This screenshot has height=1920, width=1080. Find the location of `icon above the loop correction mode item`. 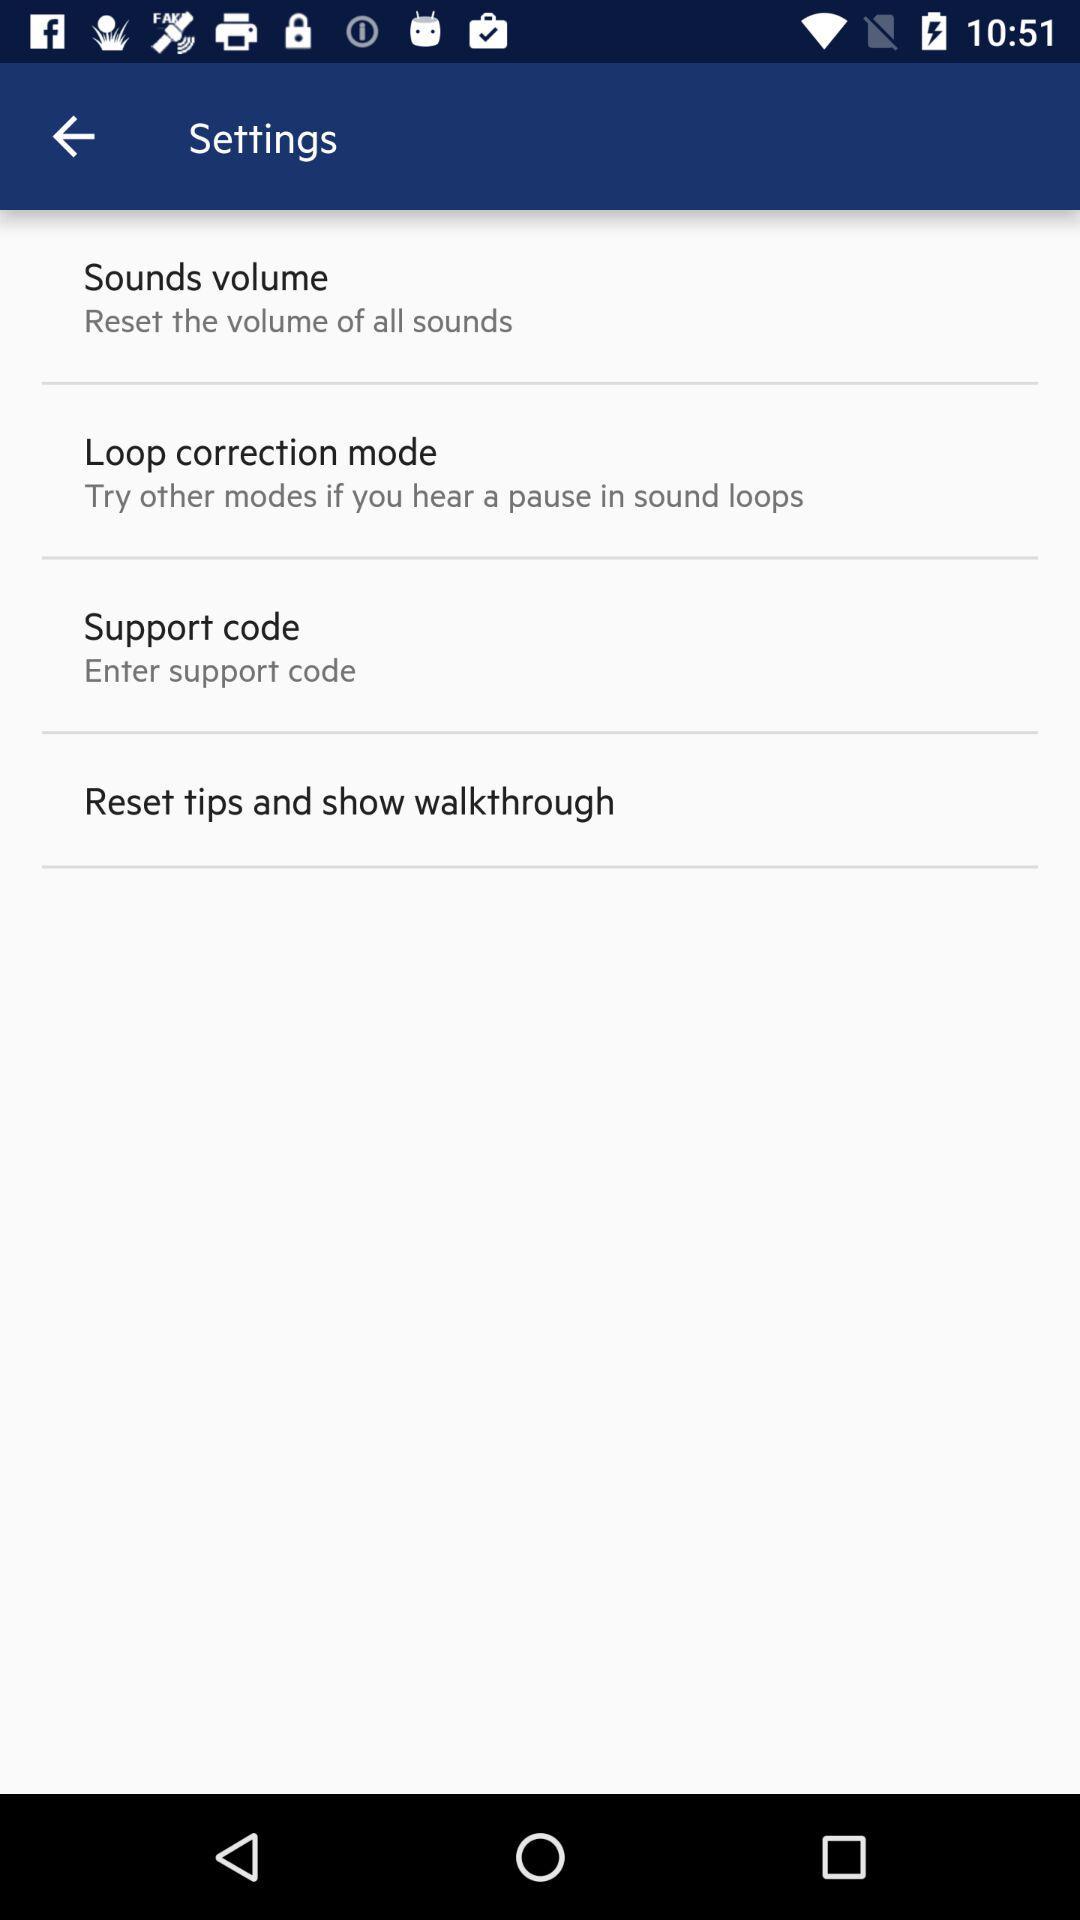

icon above the loop correction mode item is located at coordinates (298, 318).